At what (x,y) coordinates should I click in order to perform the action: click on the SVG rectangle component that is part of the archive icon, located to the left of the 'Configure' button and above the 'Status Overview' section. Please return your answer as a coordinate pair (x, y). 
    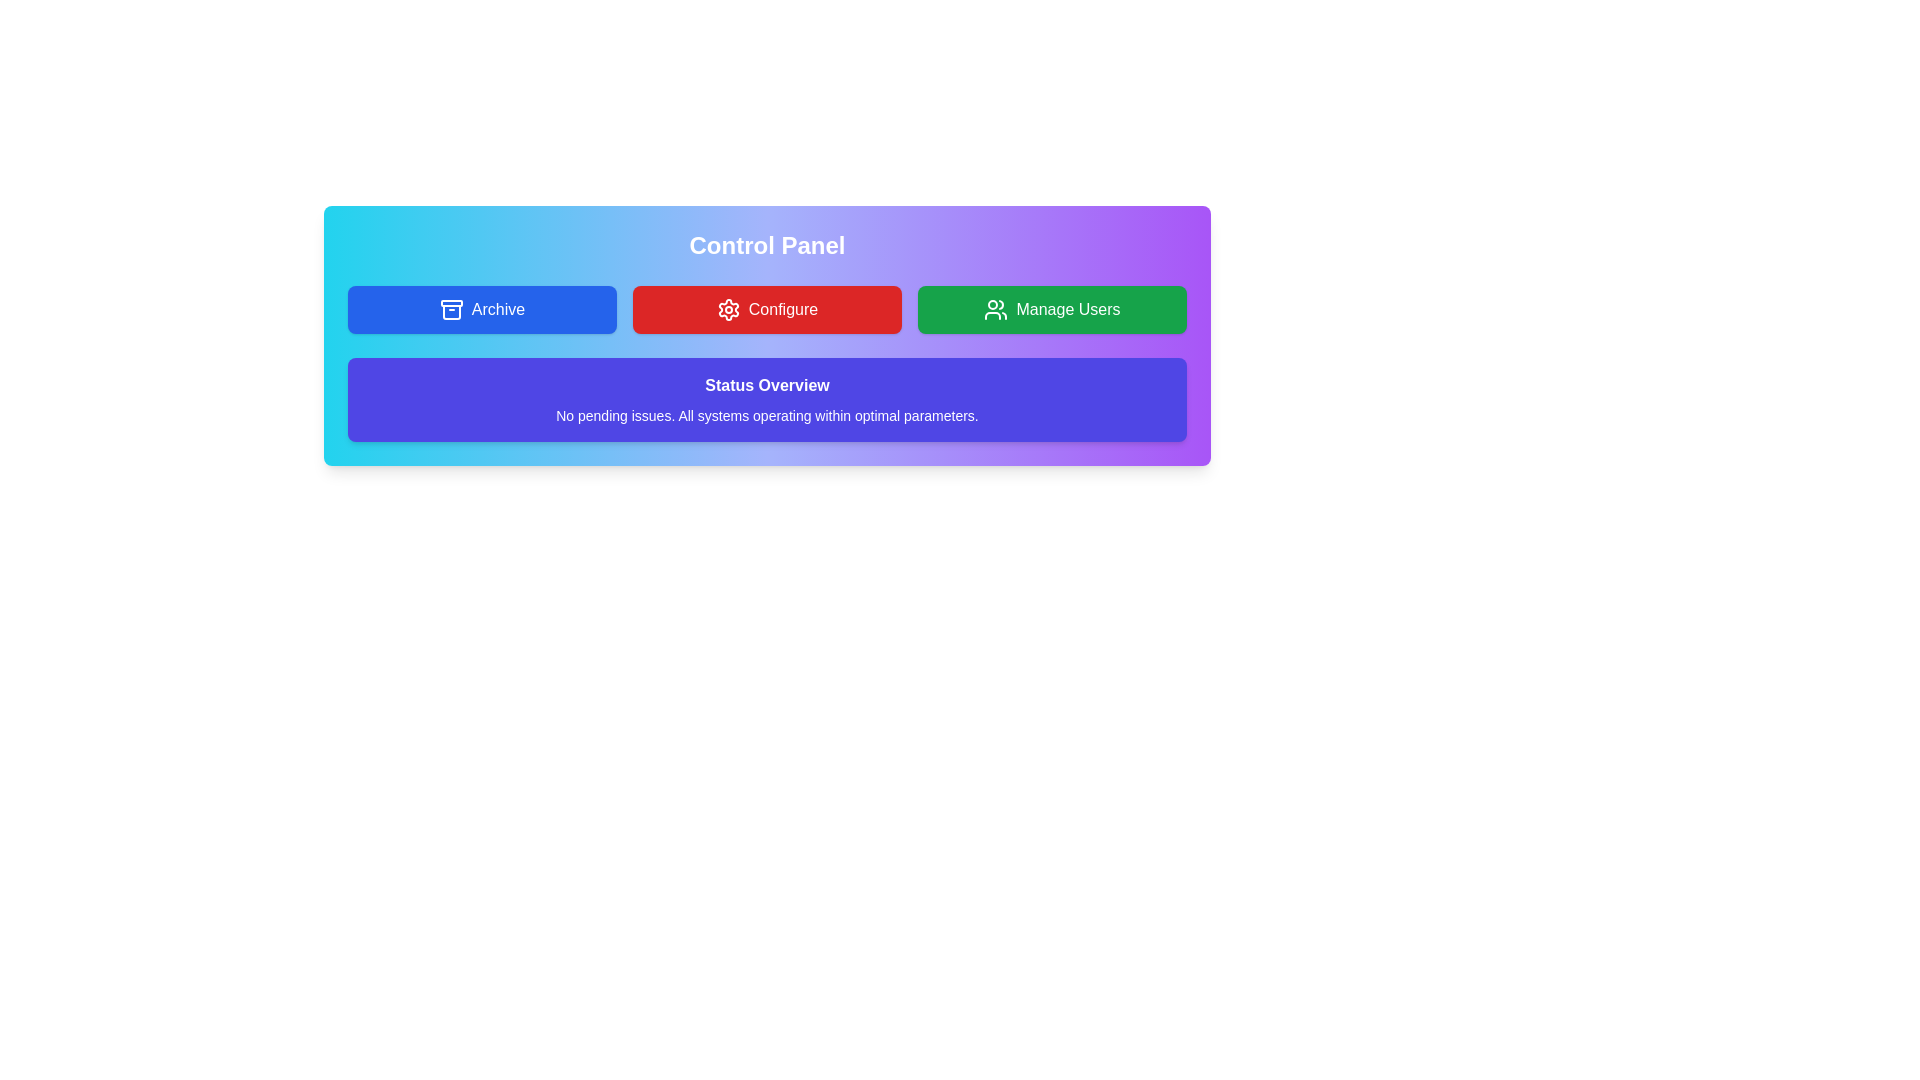
    Looking at the image, I should click on (450, 303).